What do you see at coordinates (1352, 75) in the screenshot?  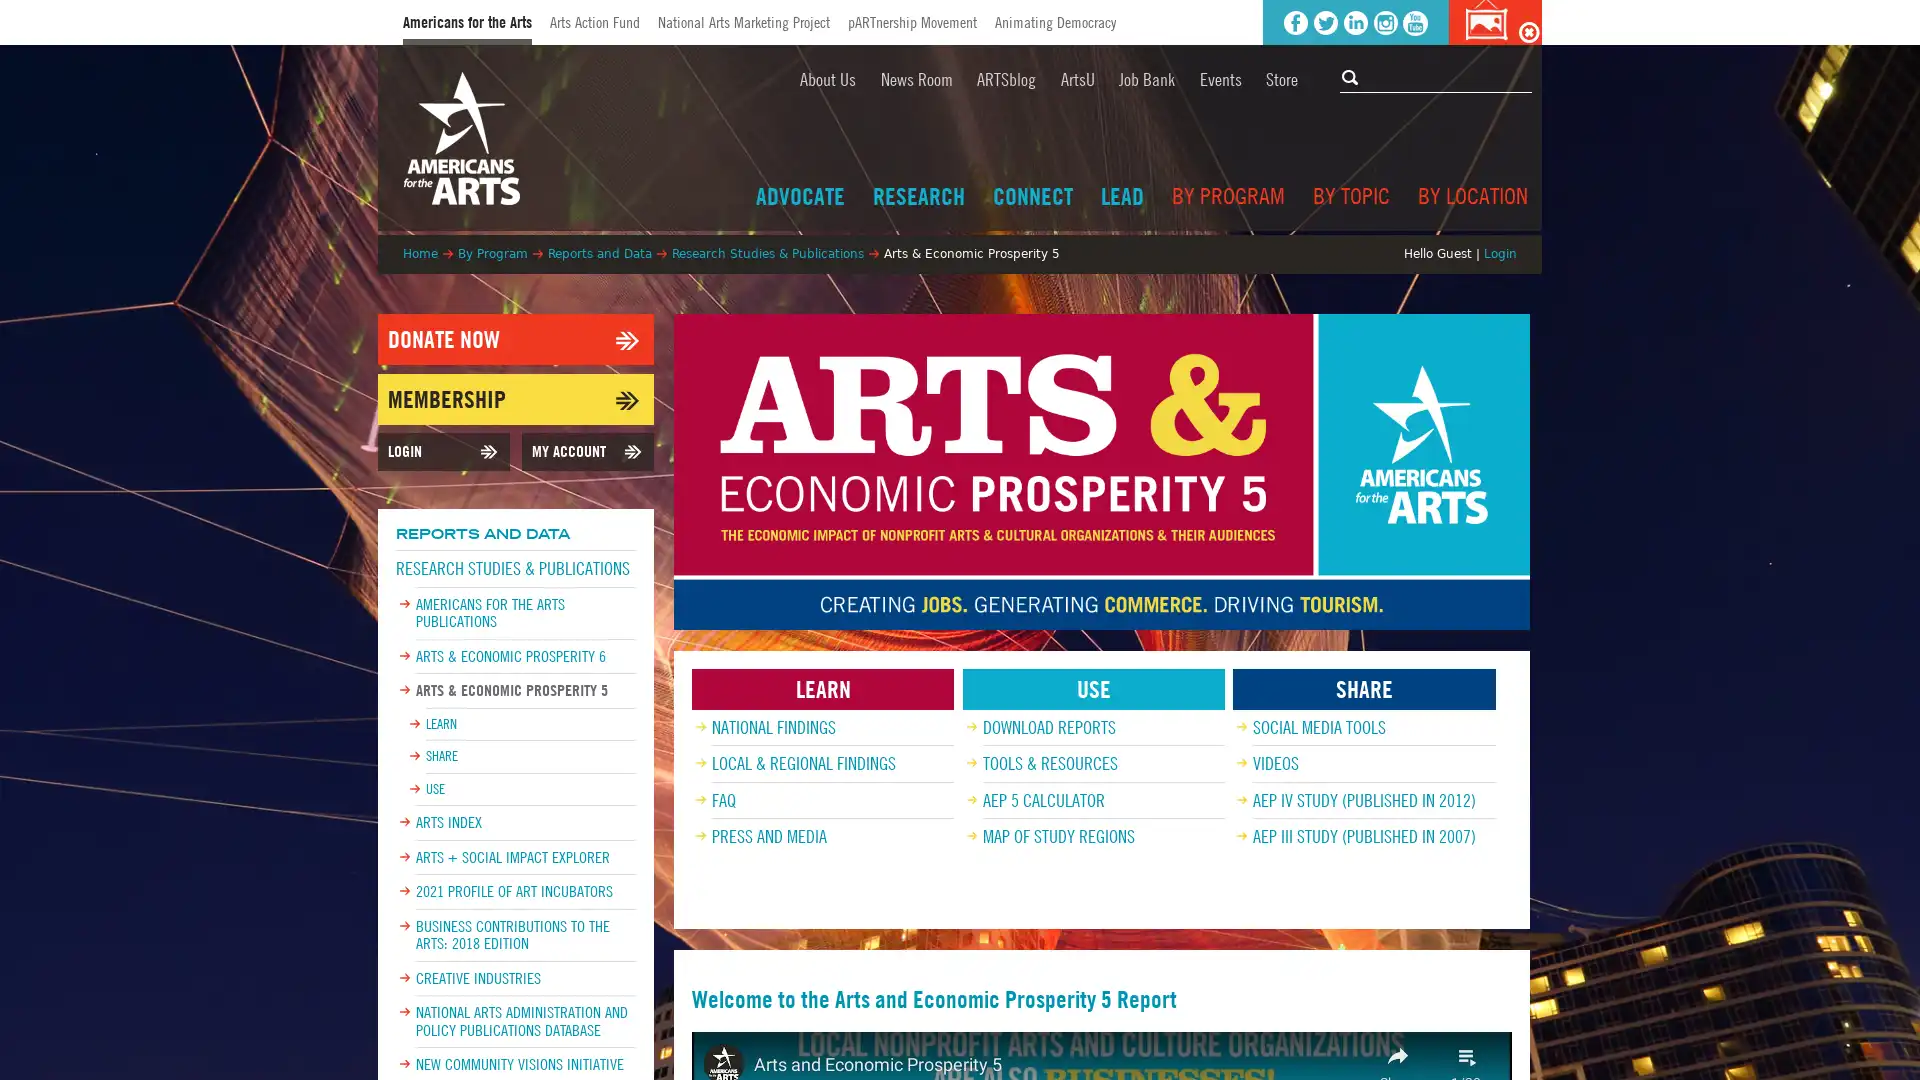 I see `Search` at bounding box center [1352, 75].